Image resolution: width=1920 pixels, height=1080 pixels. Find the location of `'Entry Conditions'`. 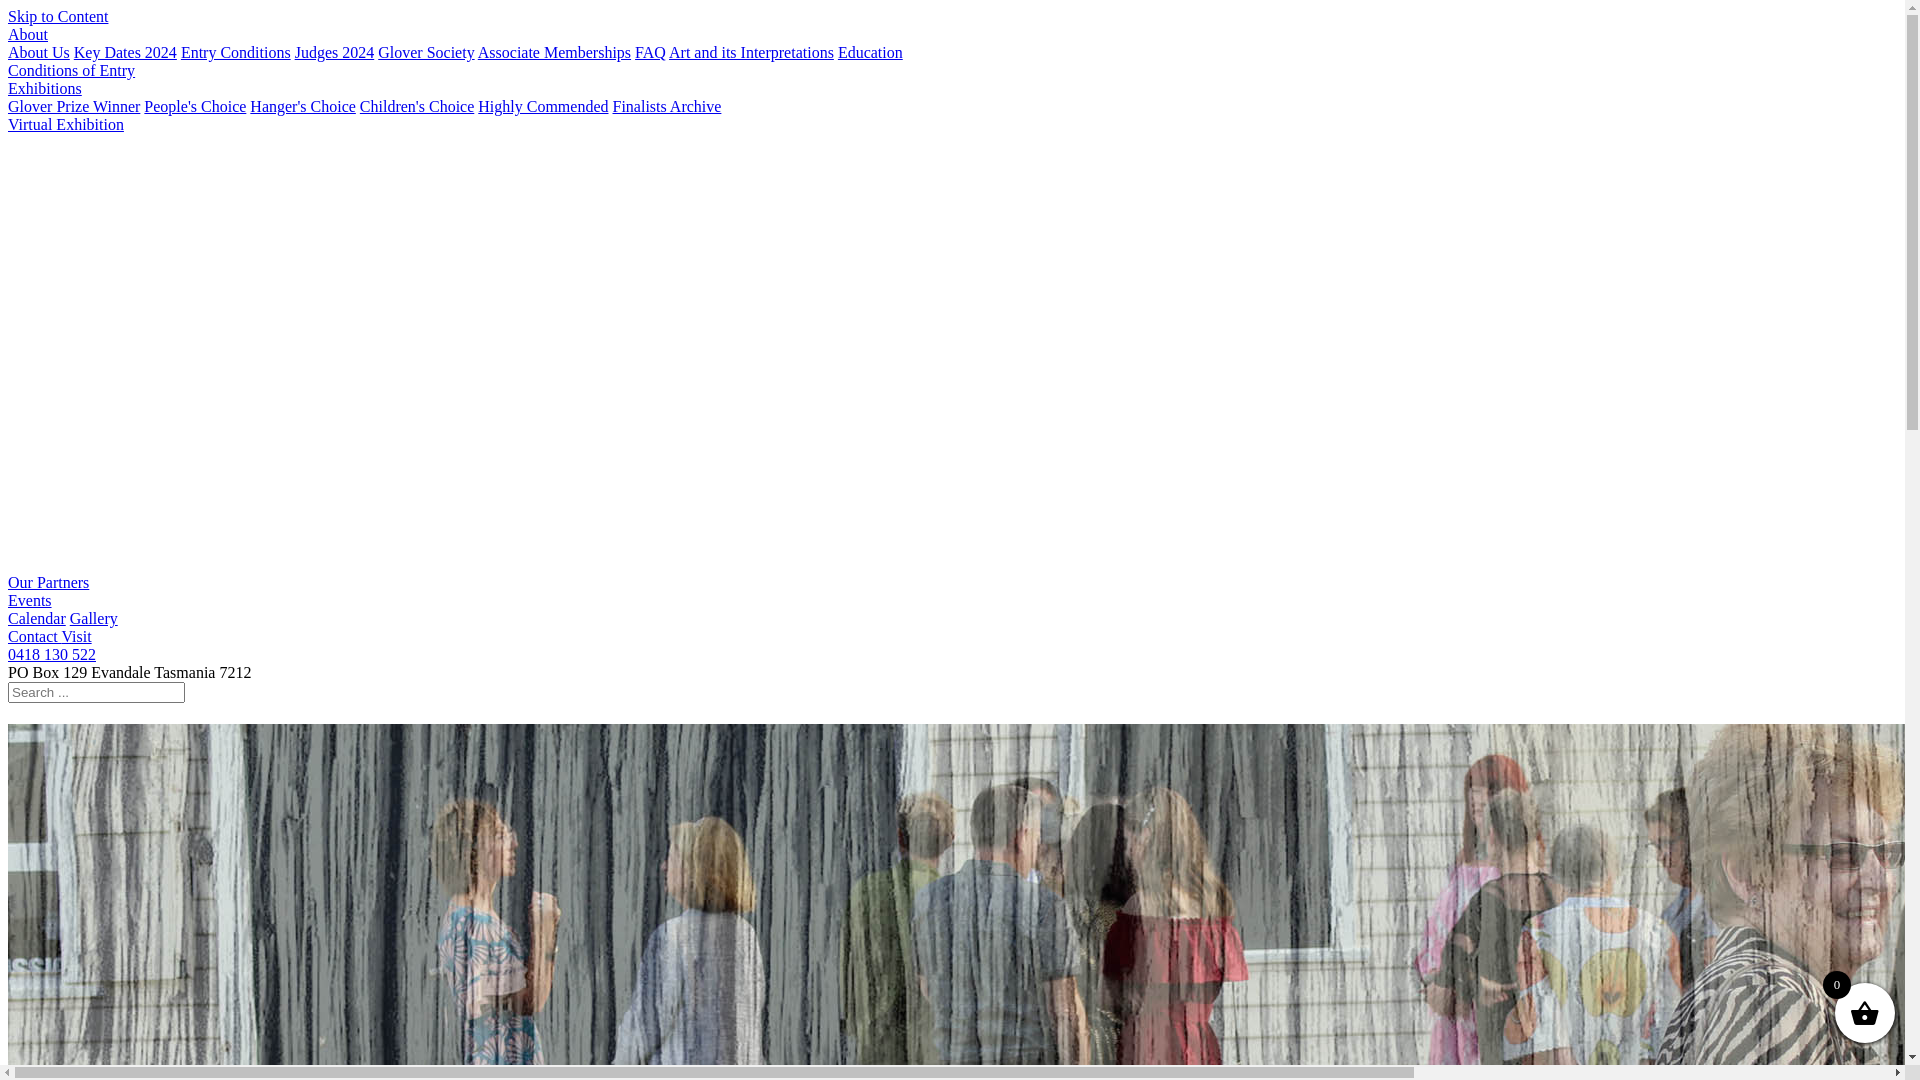

'Entry Conditions' is located at coordinates (181, 51).